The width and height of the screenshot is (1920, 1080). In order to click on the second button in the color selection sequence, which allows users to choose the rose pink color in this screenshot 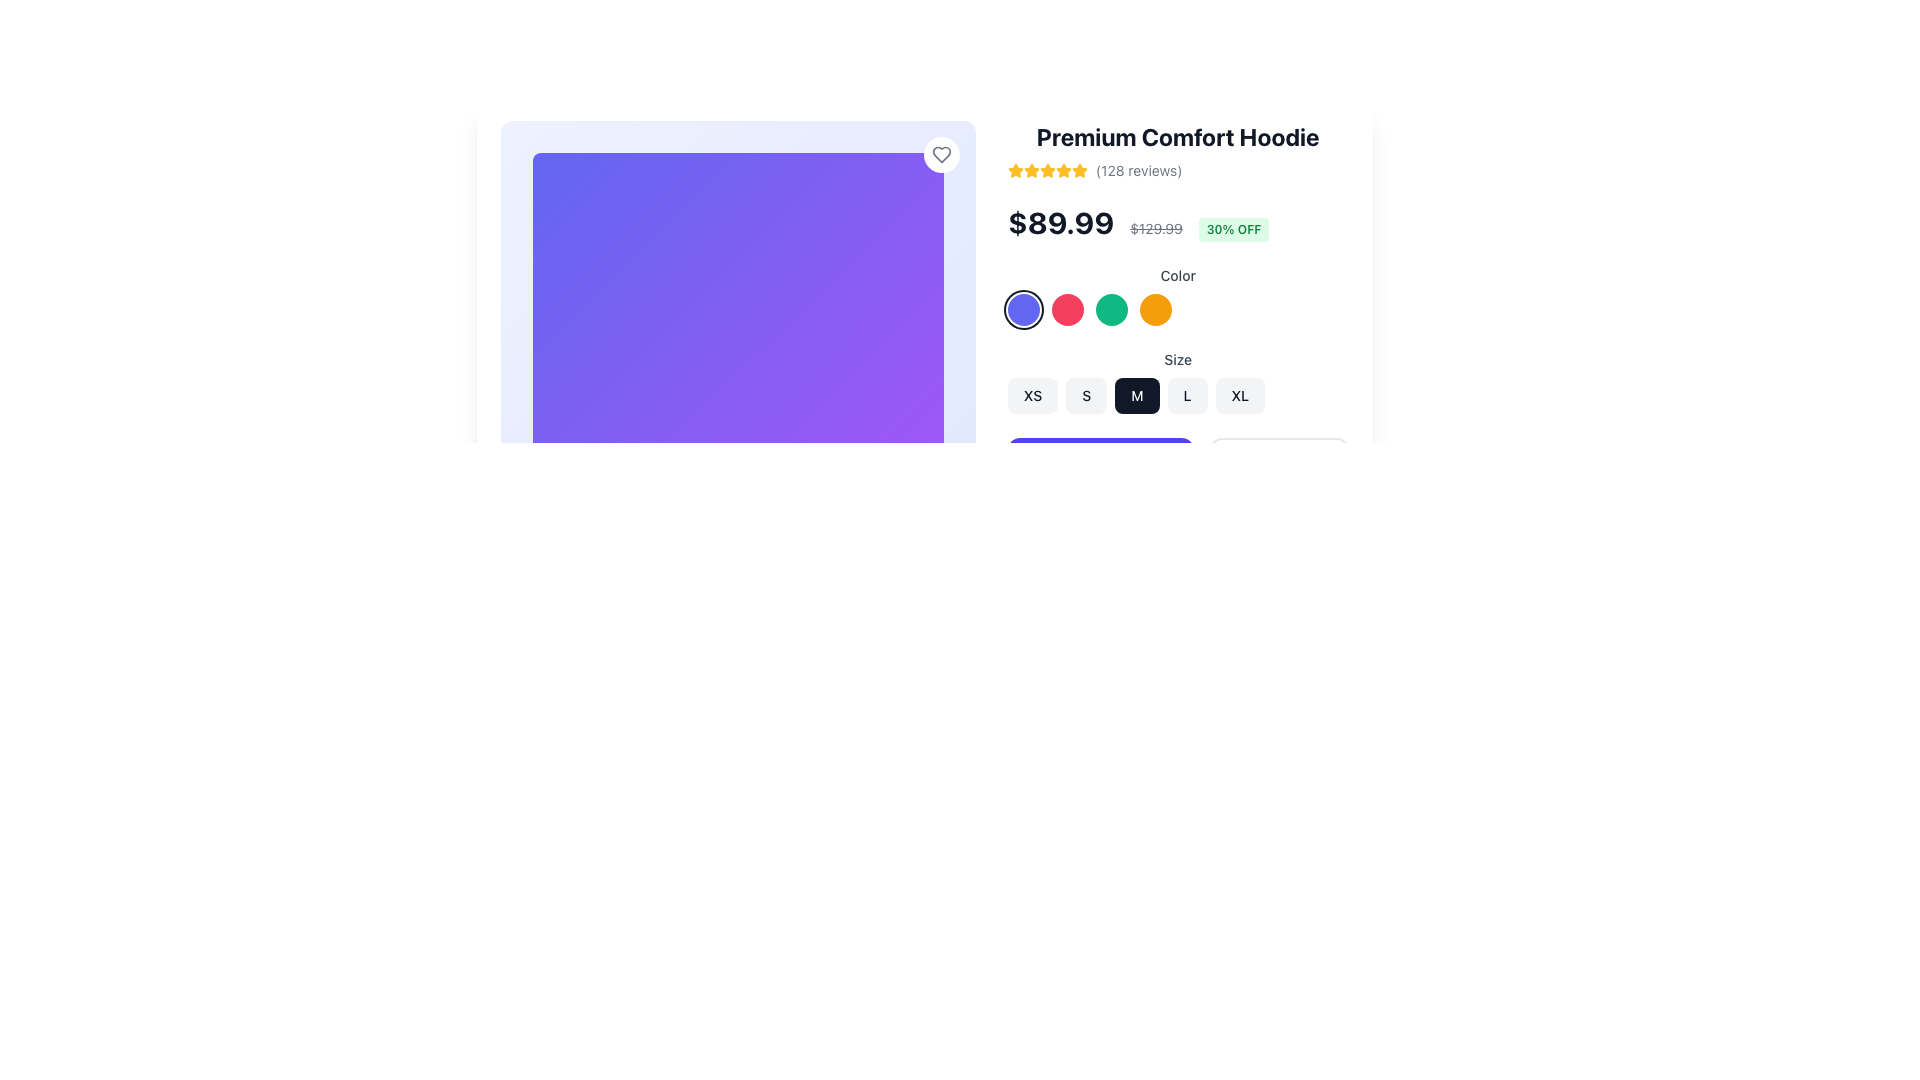, I will do `click(1066, 309)`.